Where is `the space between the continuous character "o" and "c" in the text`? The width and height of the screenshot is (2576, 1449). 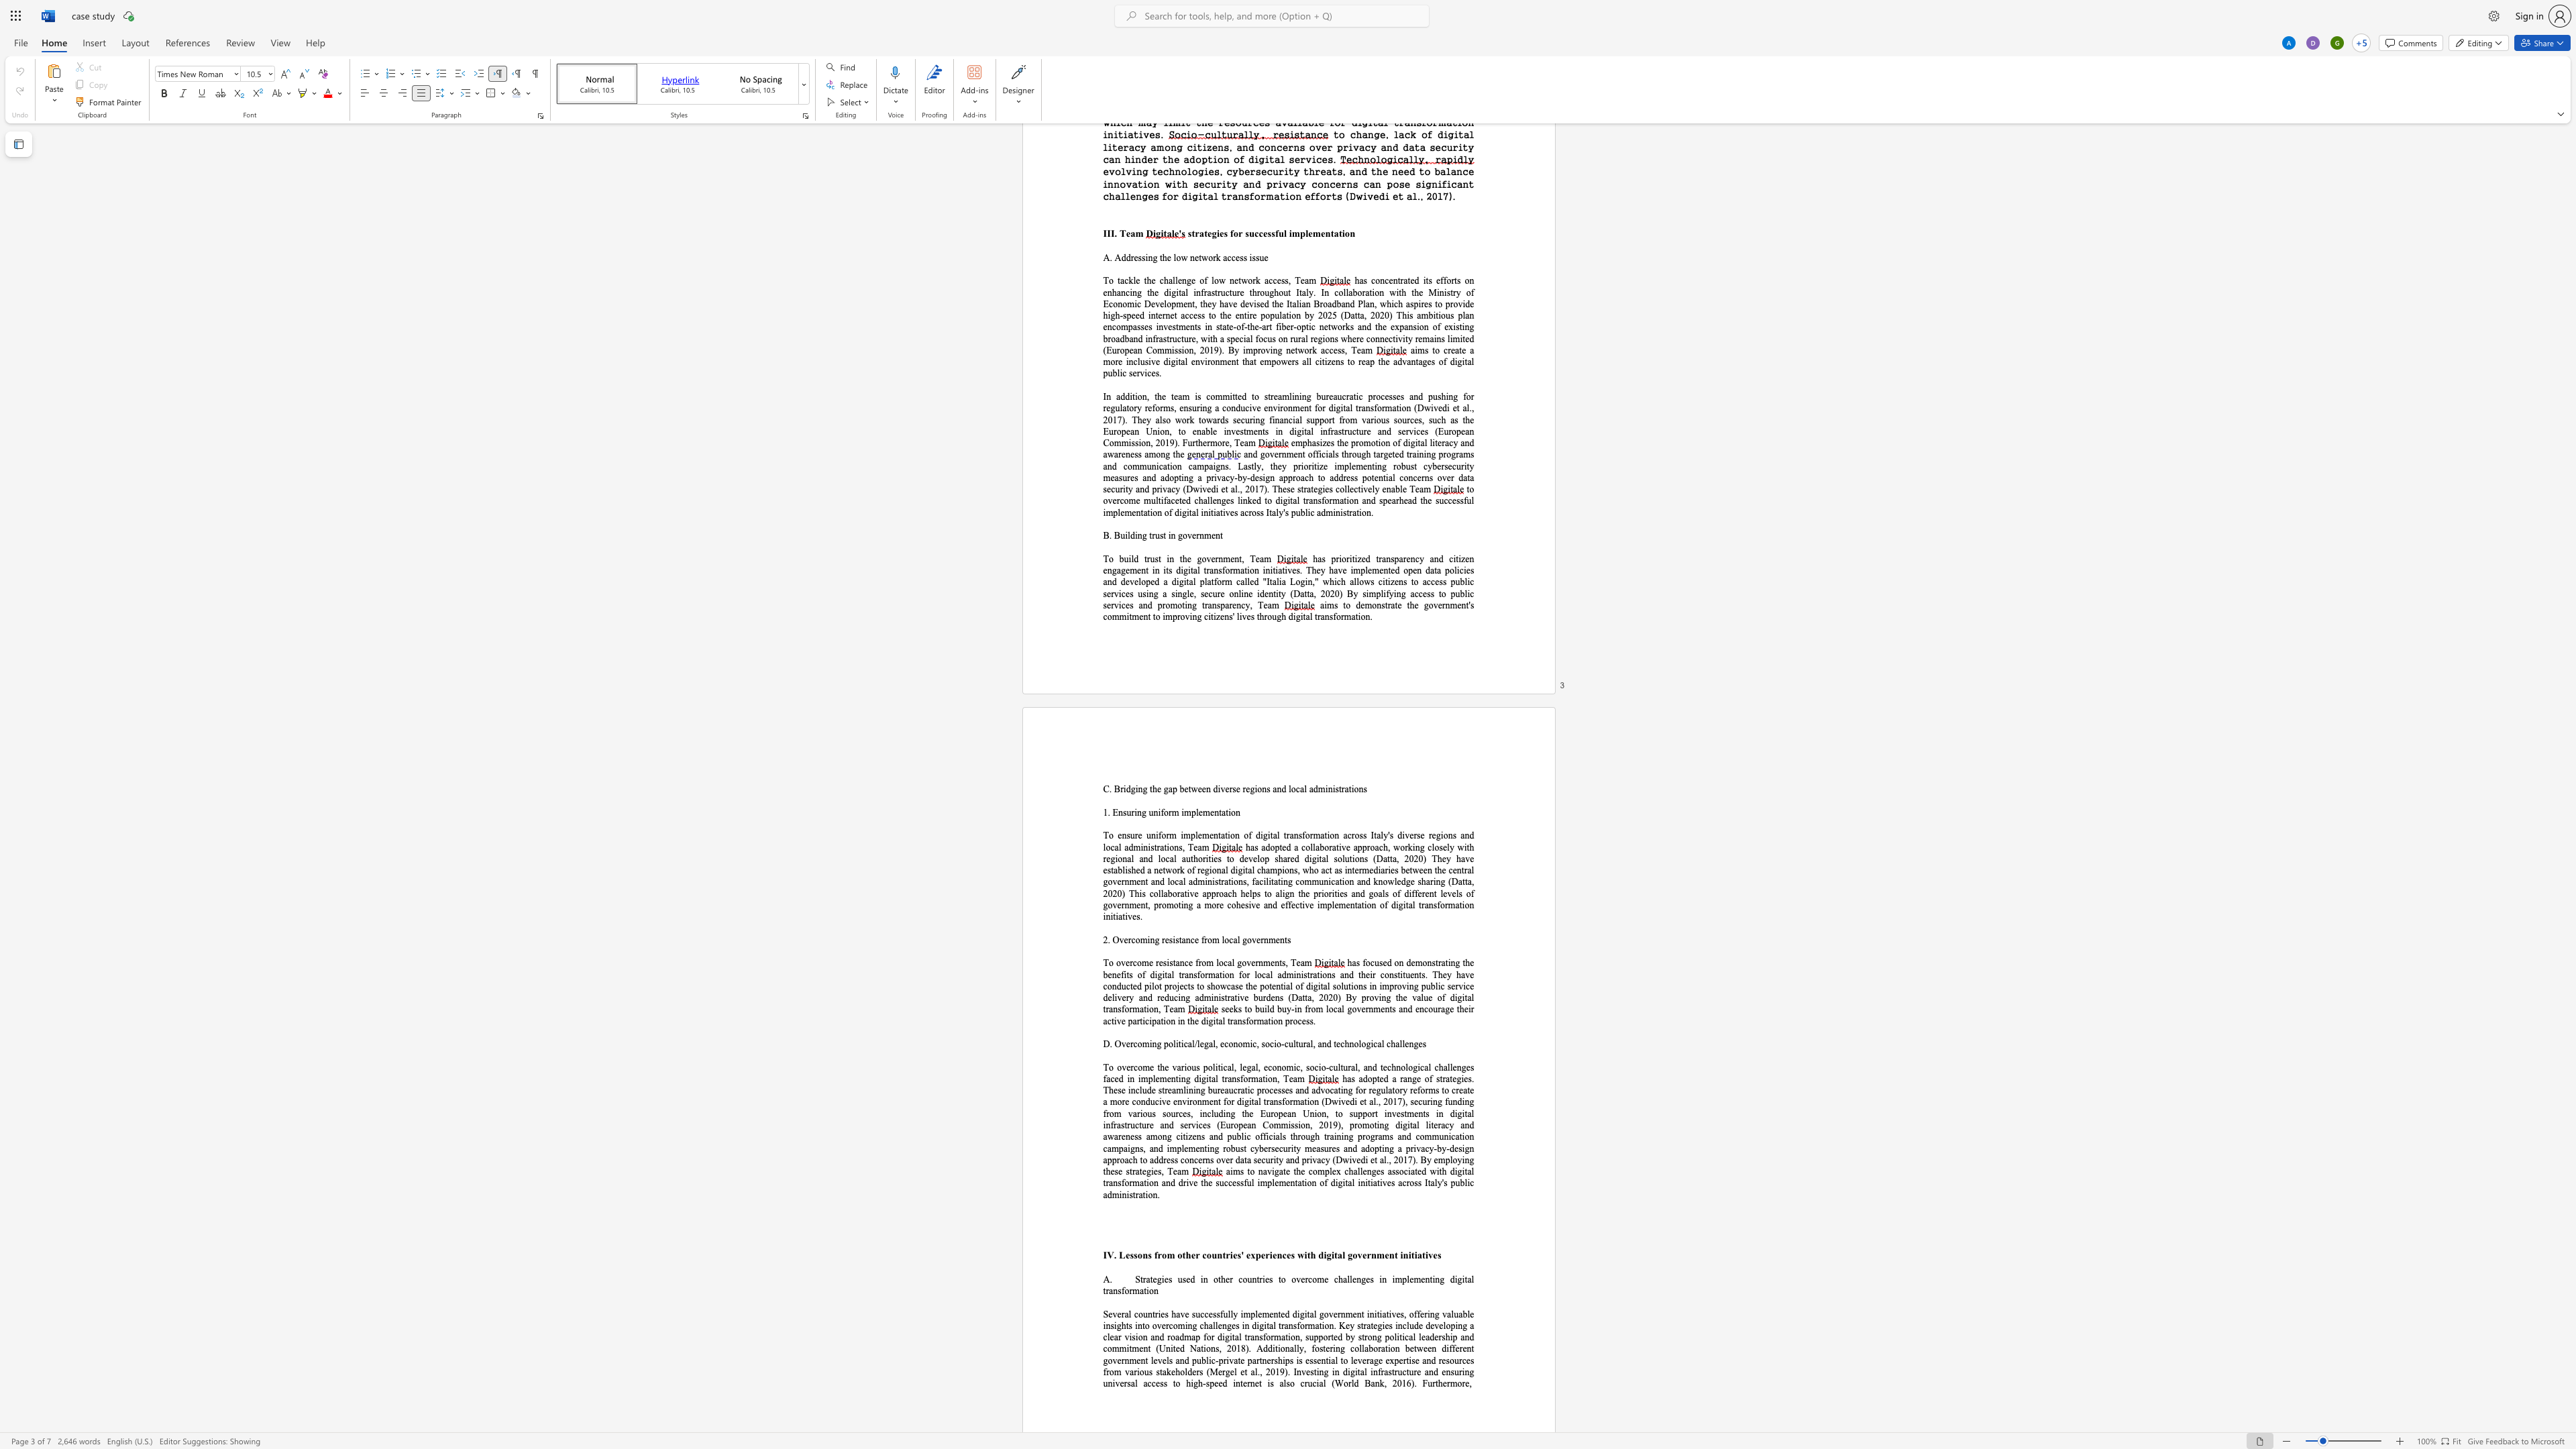
the space between the continuous character "o" and "c" in the text is located at coordinates (1268, 1043).